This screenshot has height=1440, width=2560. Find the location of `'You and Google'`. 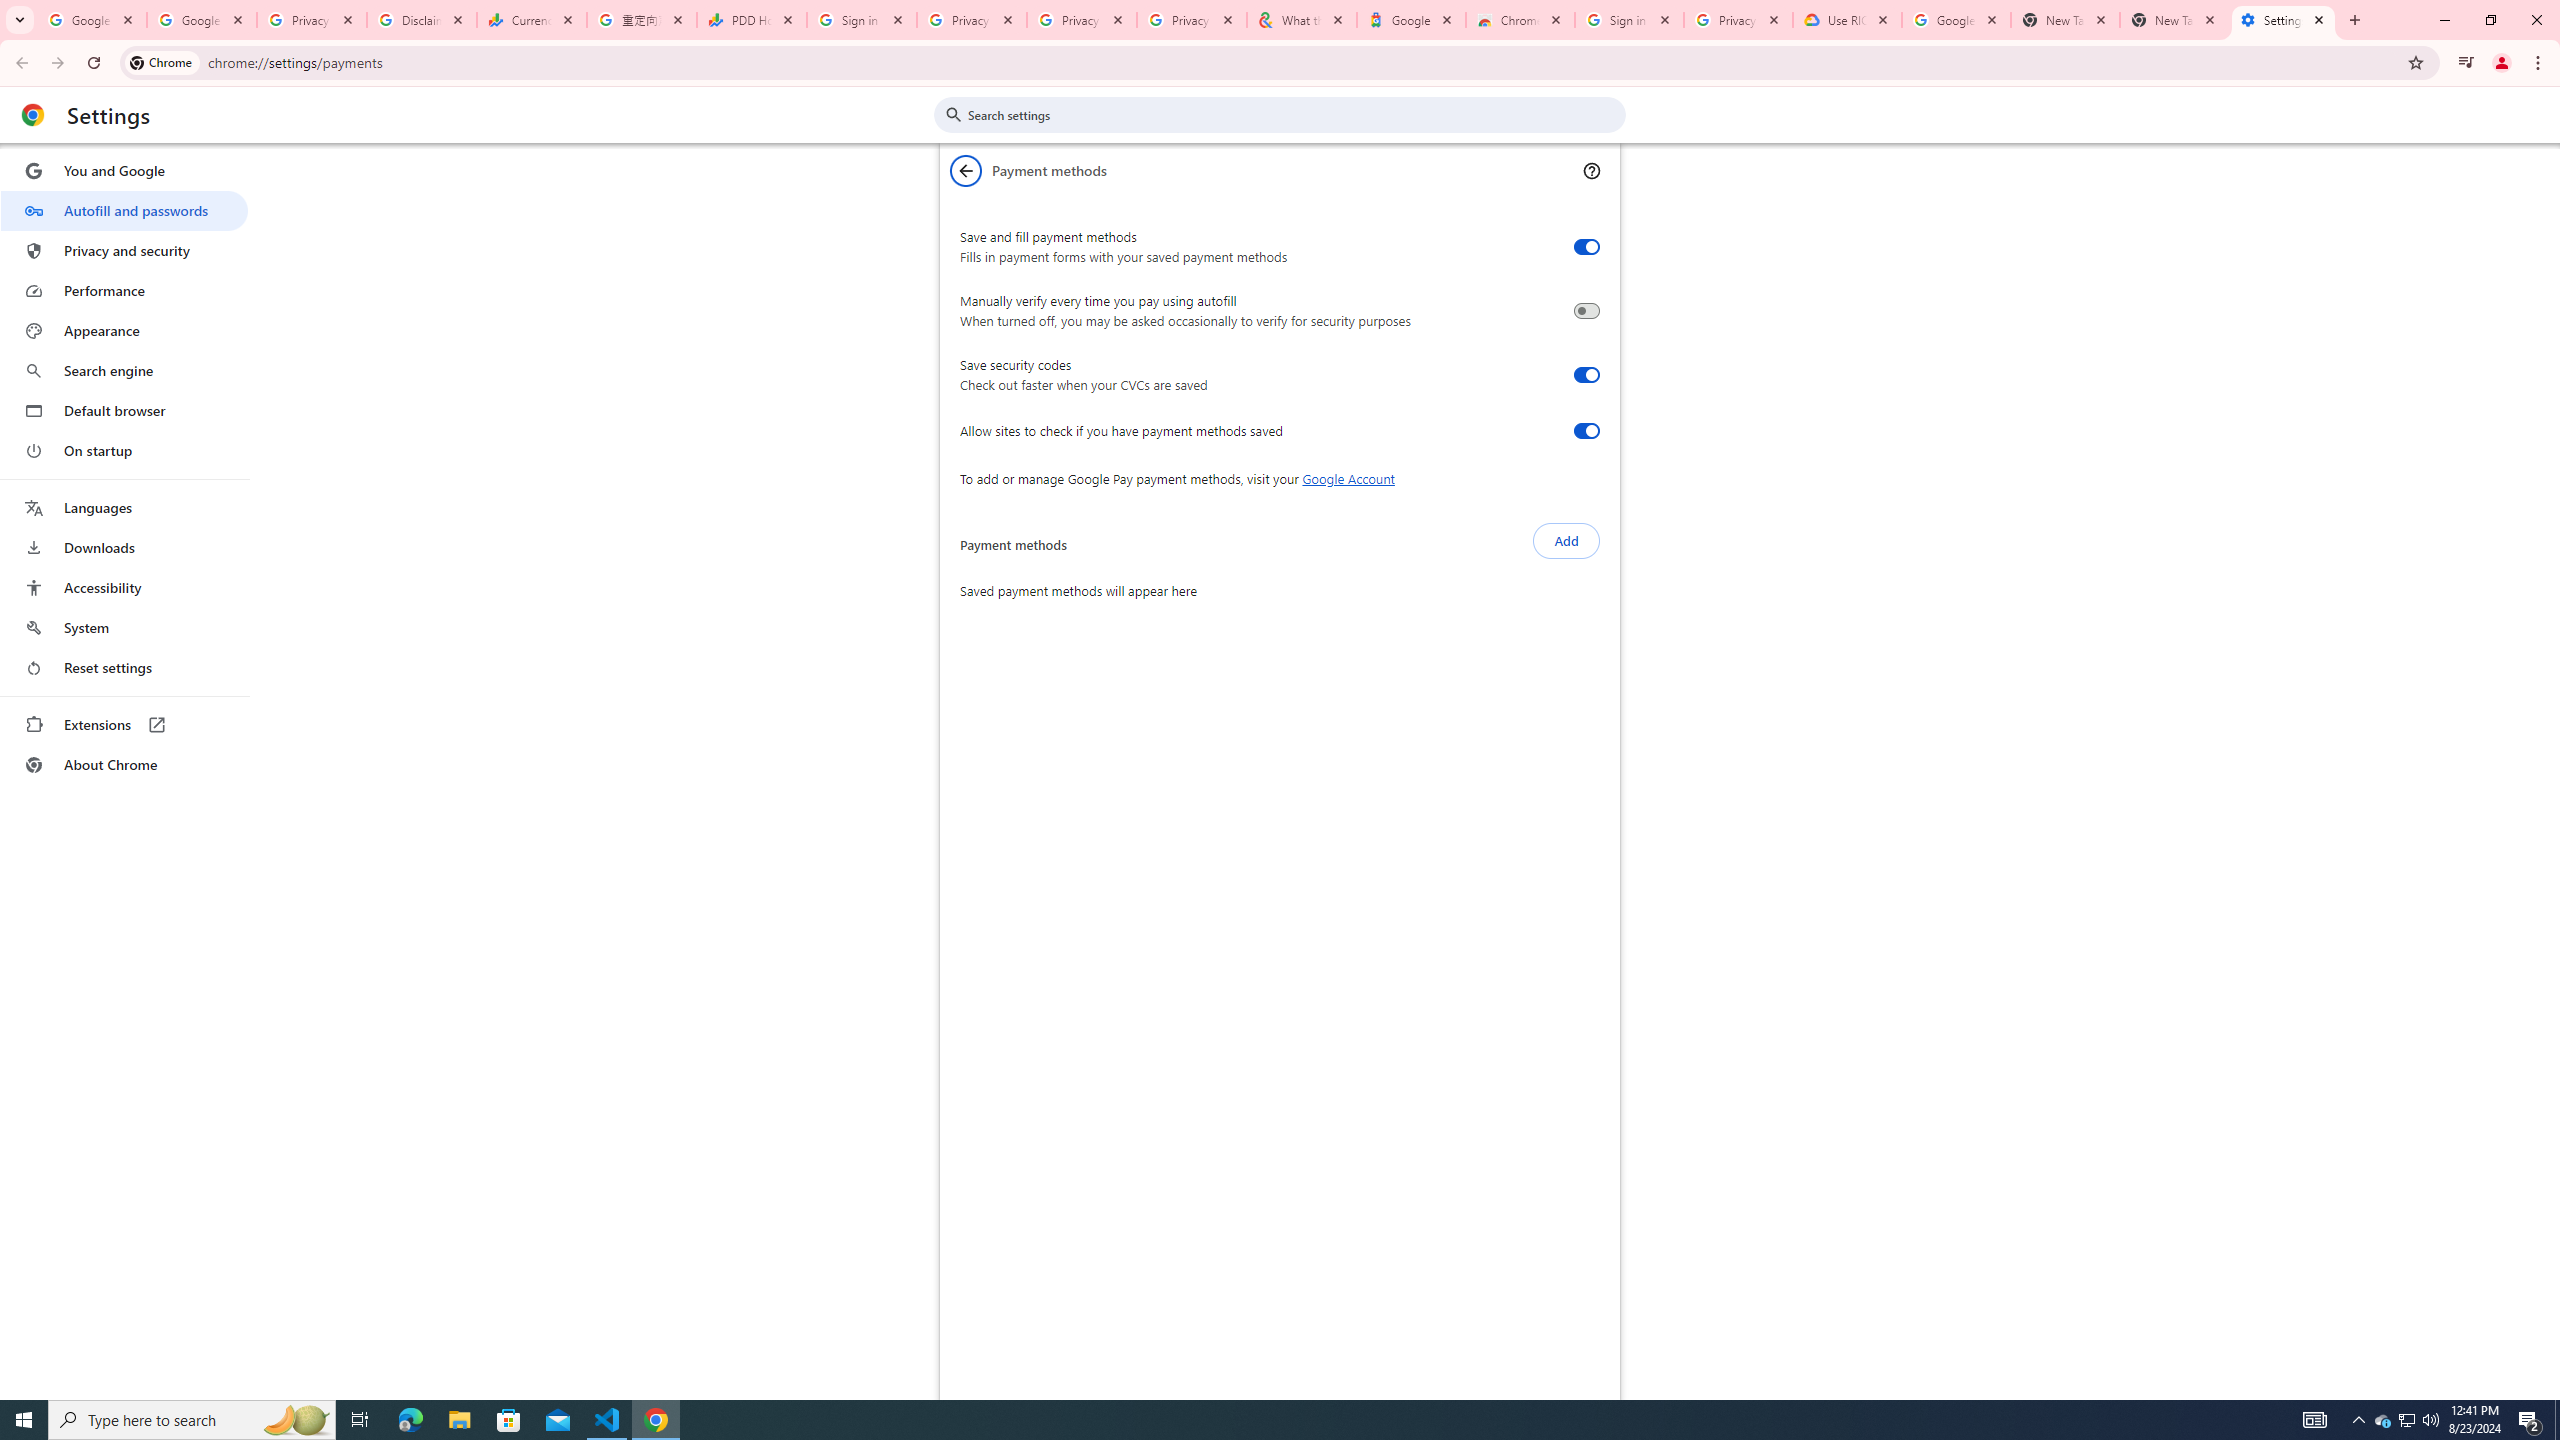

'You and Google' is located at coordinates (123, 171).